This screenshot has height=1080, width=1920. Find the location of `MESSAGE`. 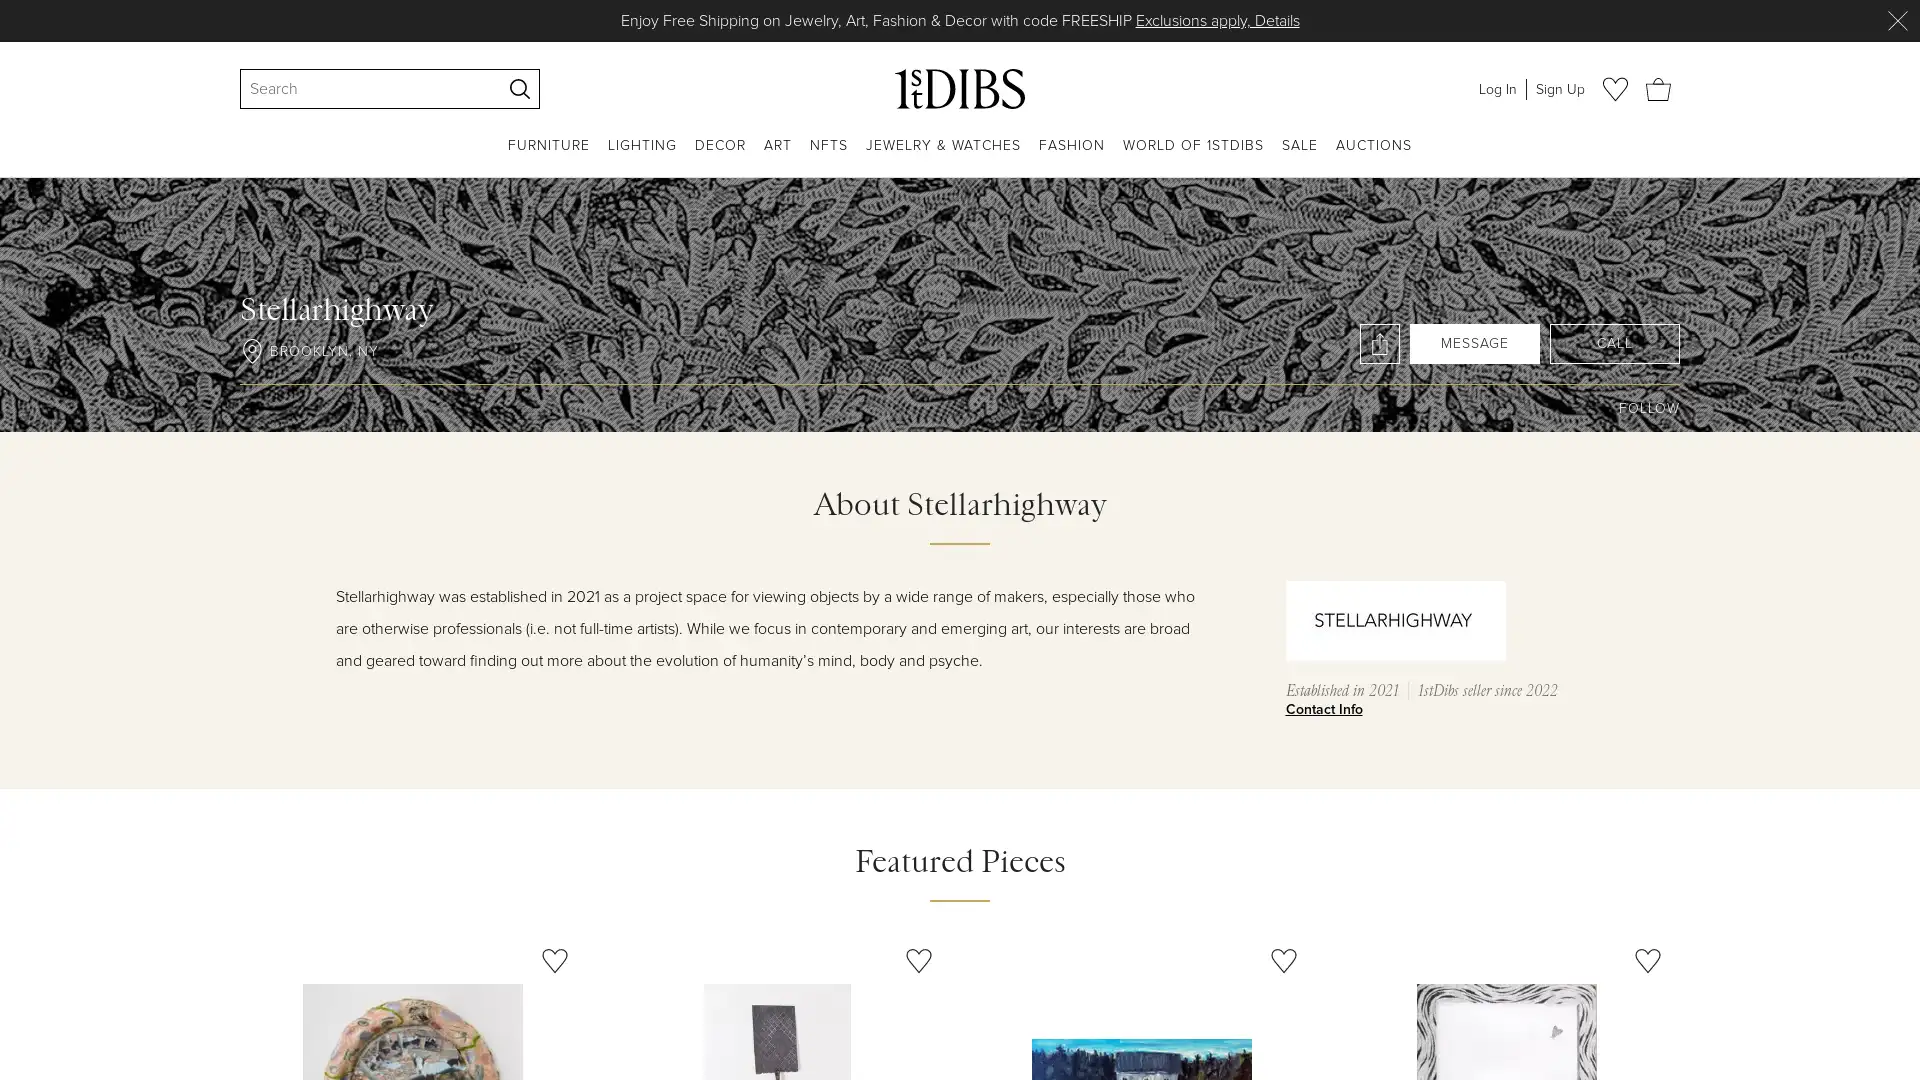

MESSAGE is located at coordinates (1474, 342).